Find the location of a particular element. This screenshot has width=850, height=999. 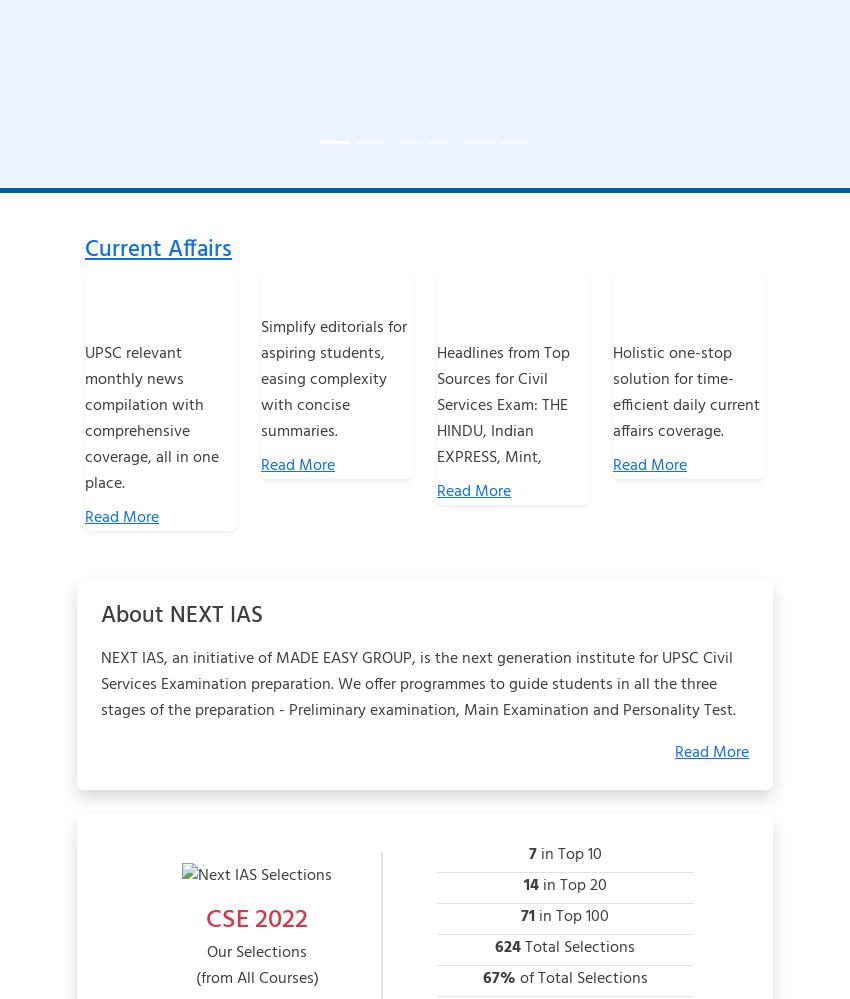

'MADE EASY - ESE & GATE Coaching ( Offline & Online Courses )' is located at coordinates (486, 45).